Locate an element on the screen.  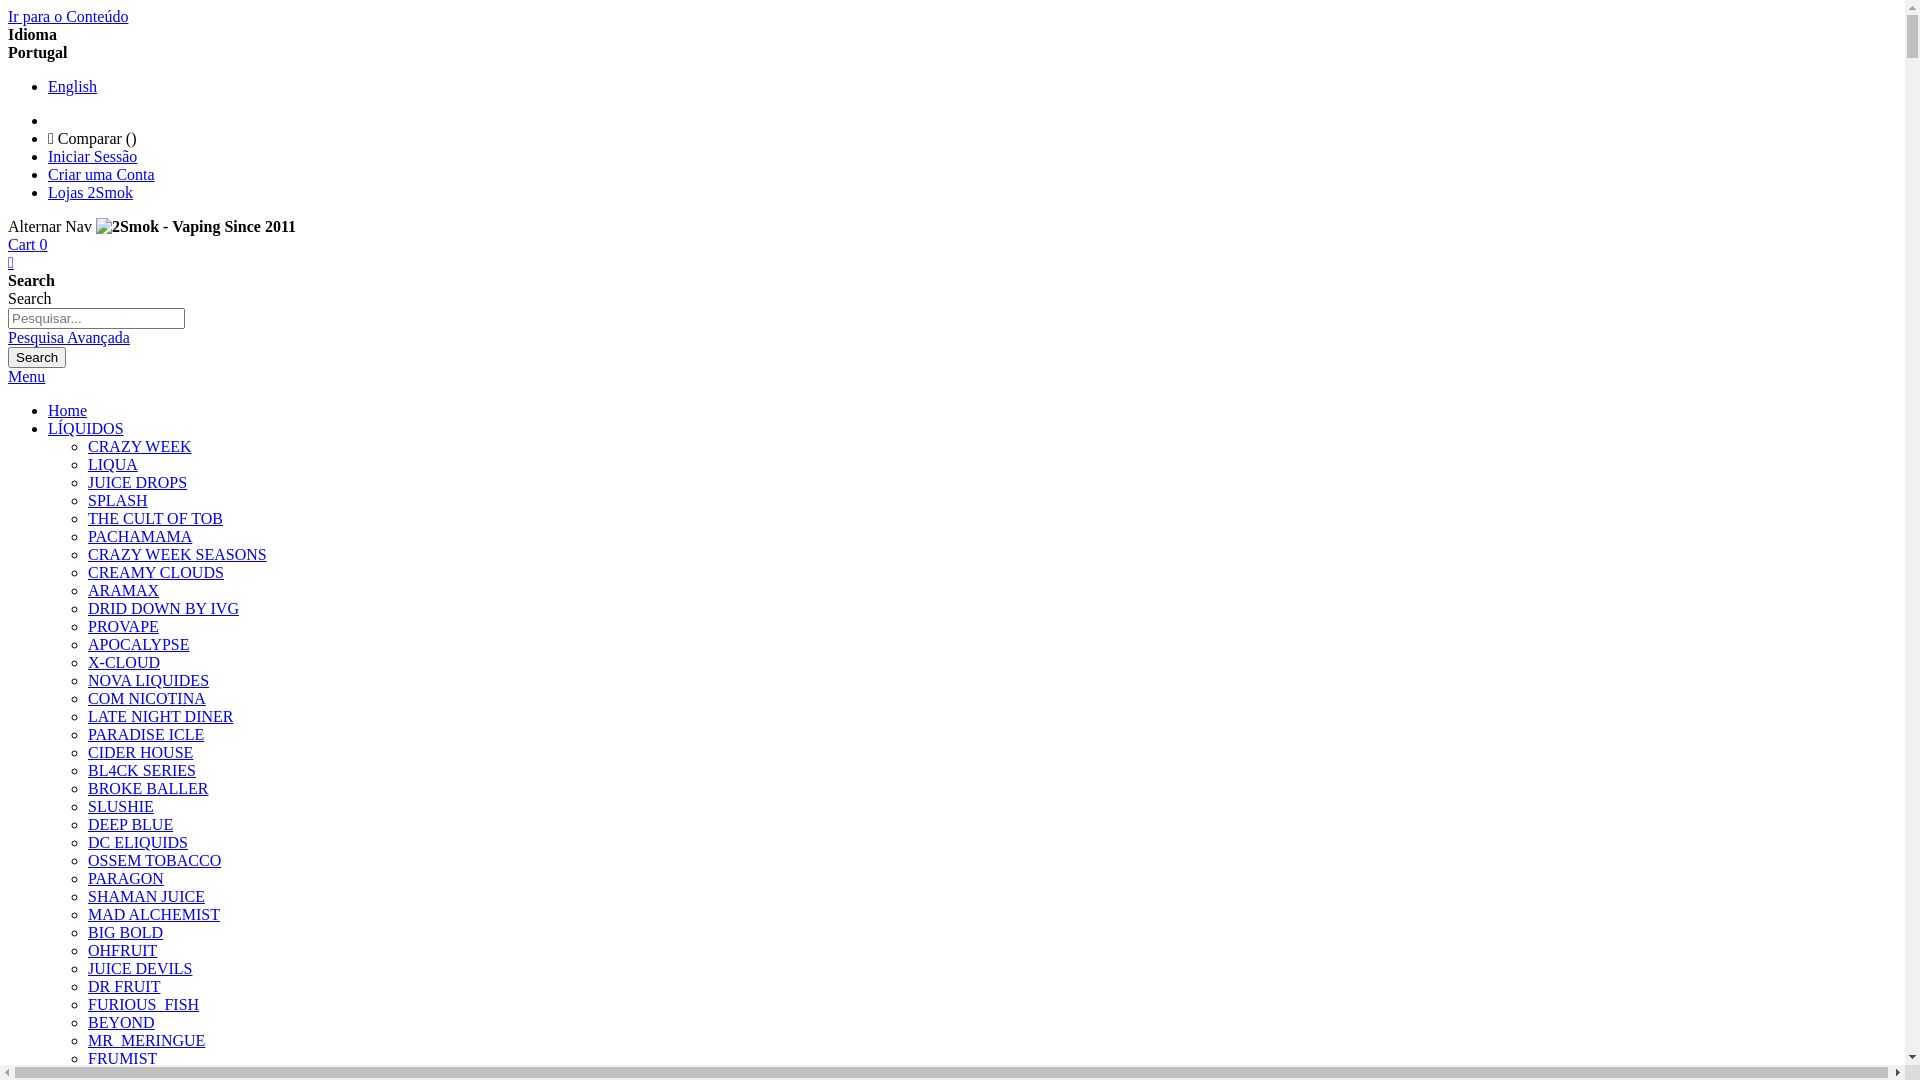
'Comparar ()' is located at coordinates (90, 137).